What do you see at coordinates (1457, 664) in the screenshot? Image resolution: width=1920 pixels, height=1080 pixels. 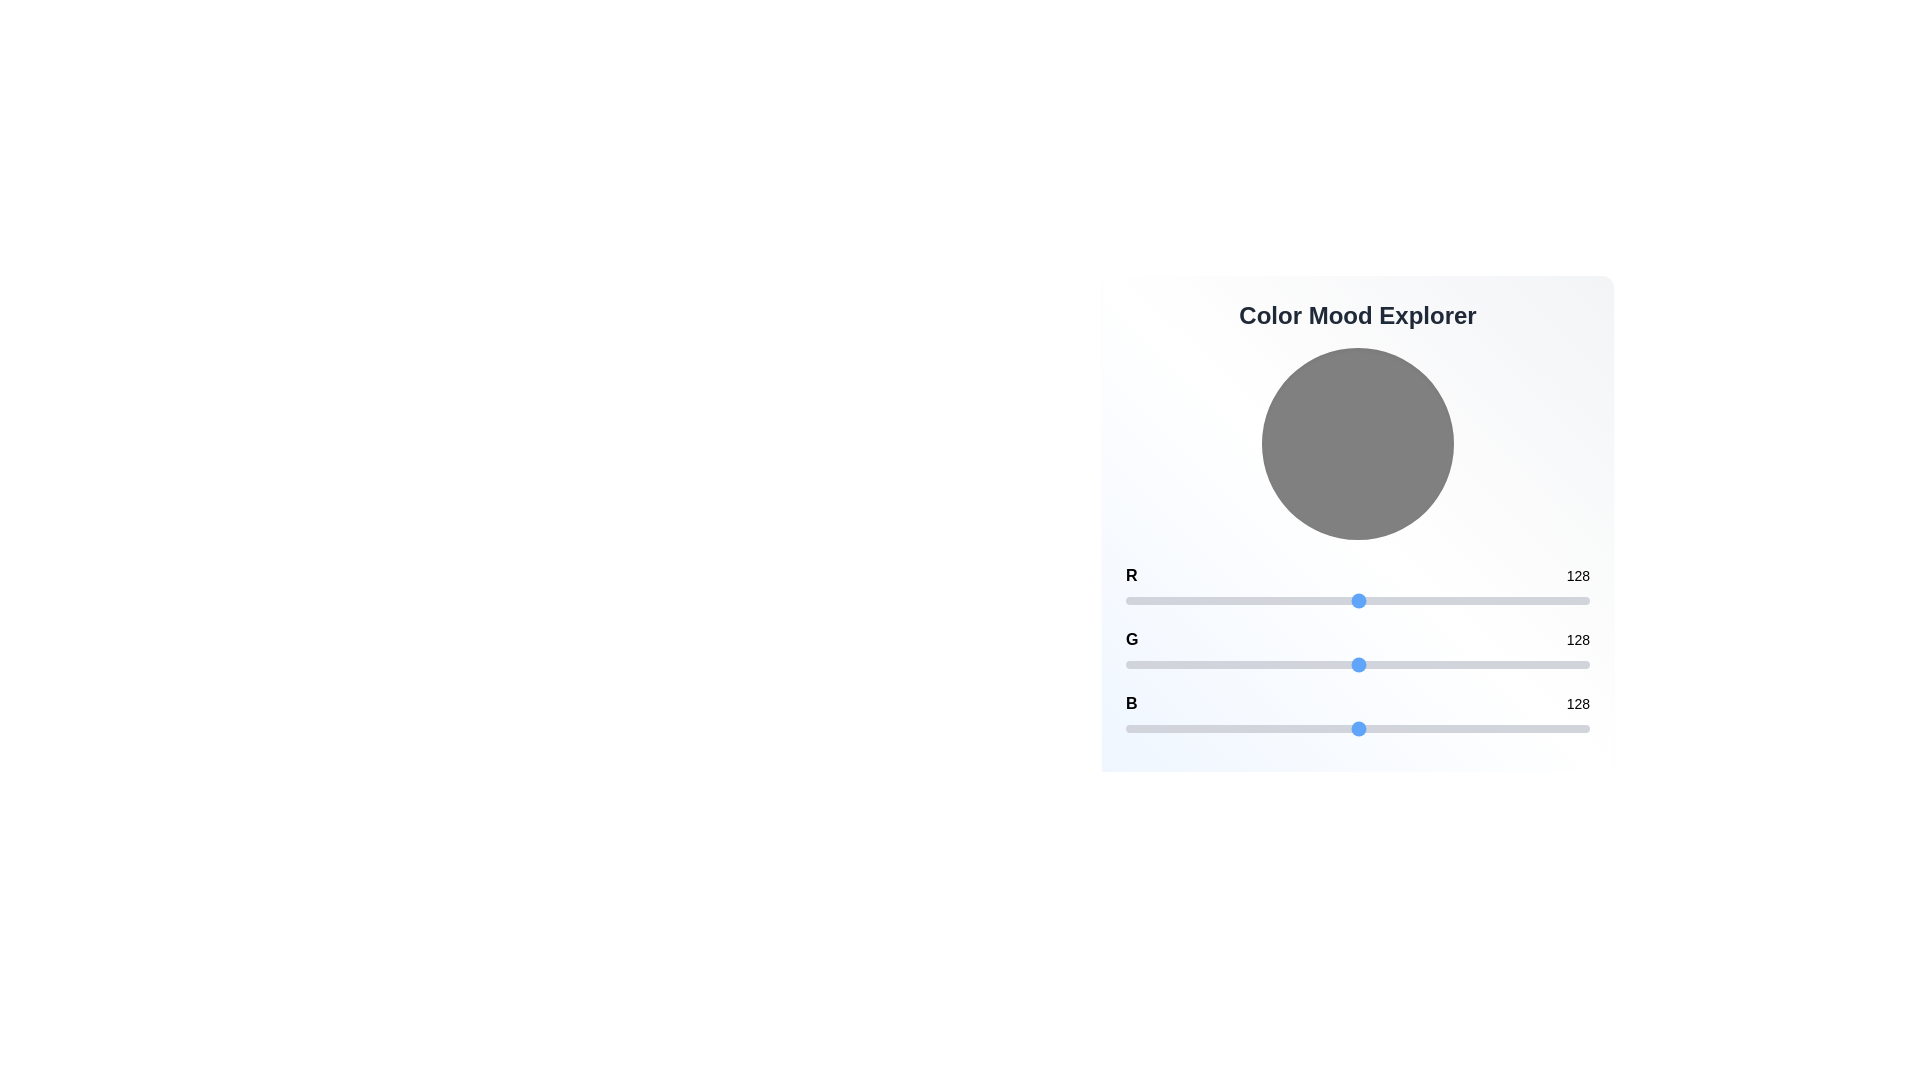 I see `the 1 slider to set its value to 182` at bounding box center [1457, 664].